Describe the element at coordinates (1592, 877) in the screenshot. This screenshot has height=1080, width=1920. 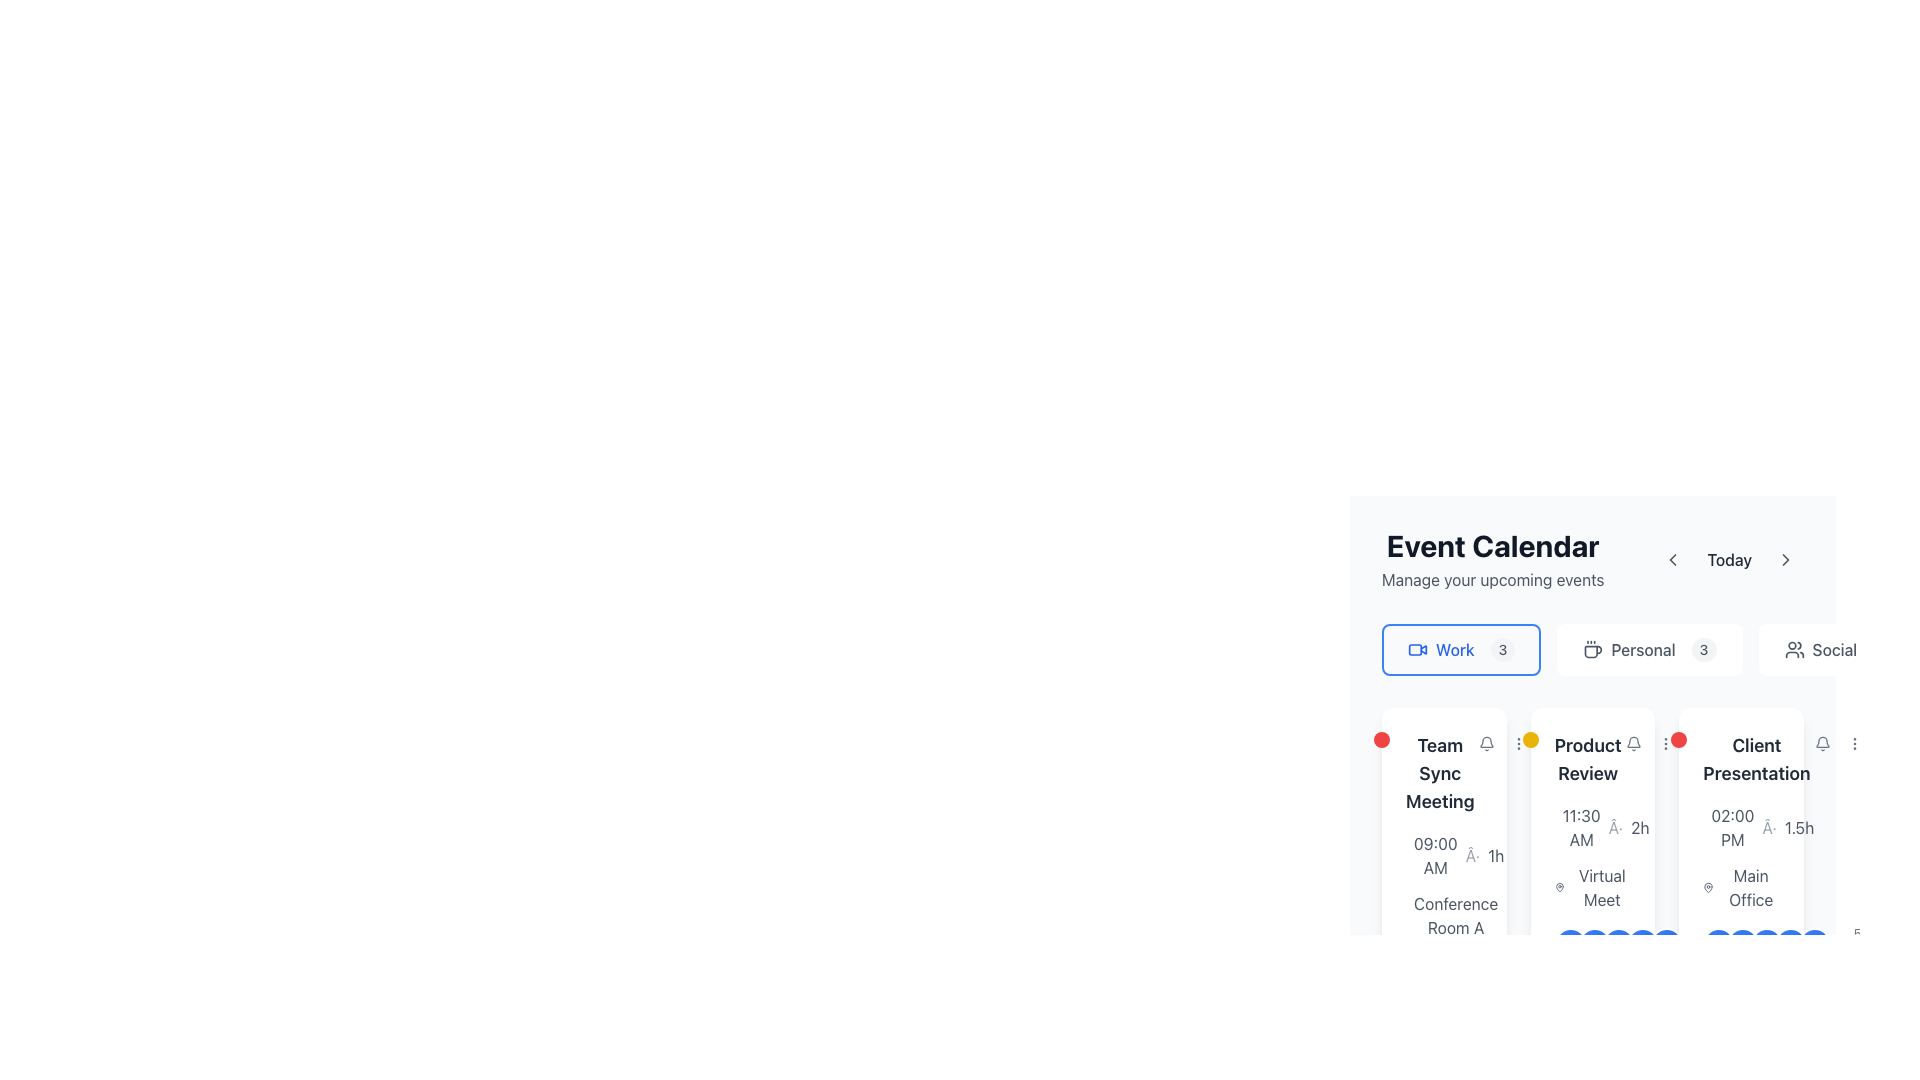
I see `the visual card component in the grid layout` at that location.